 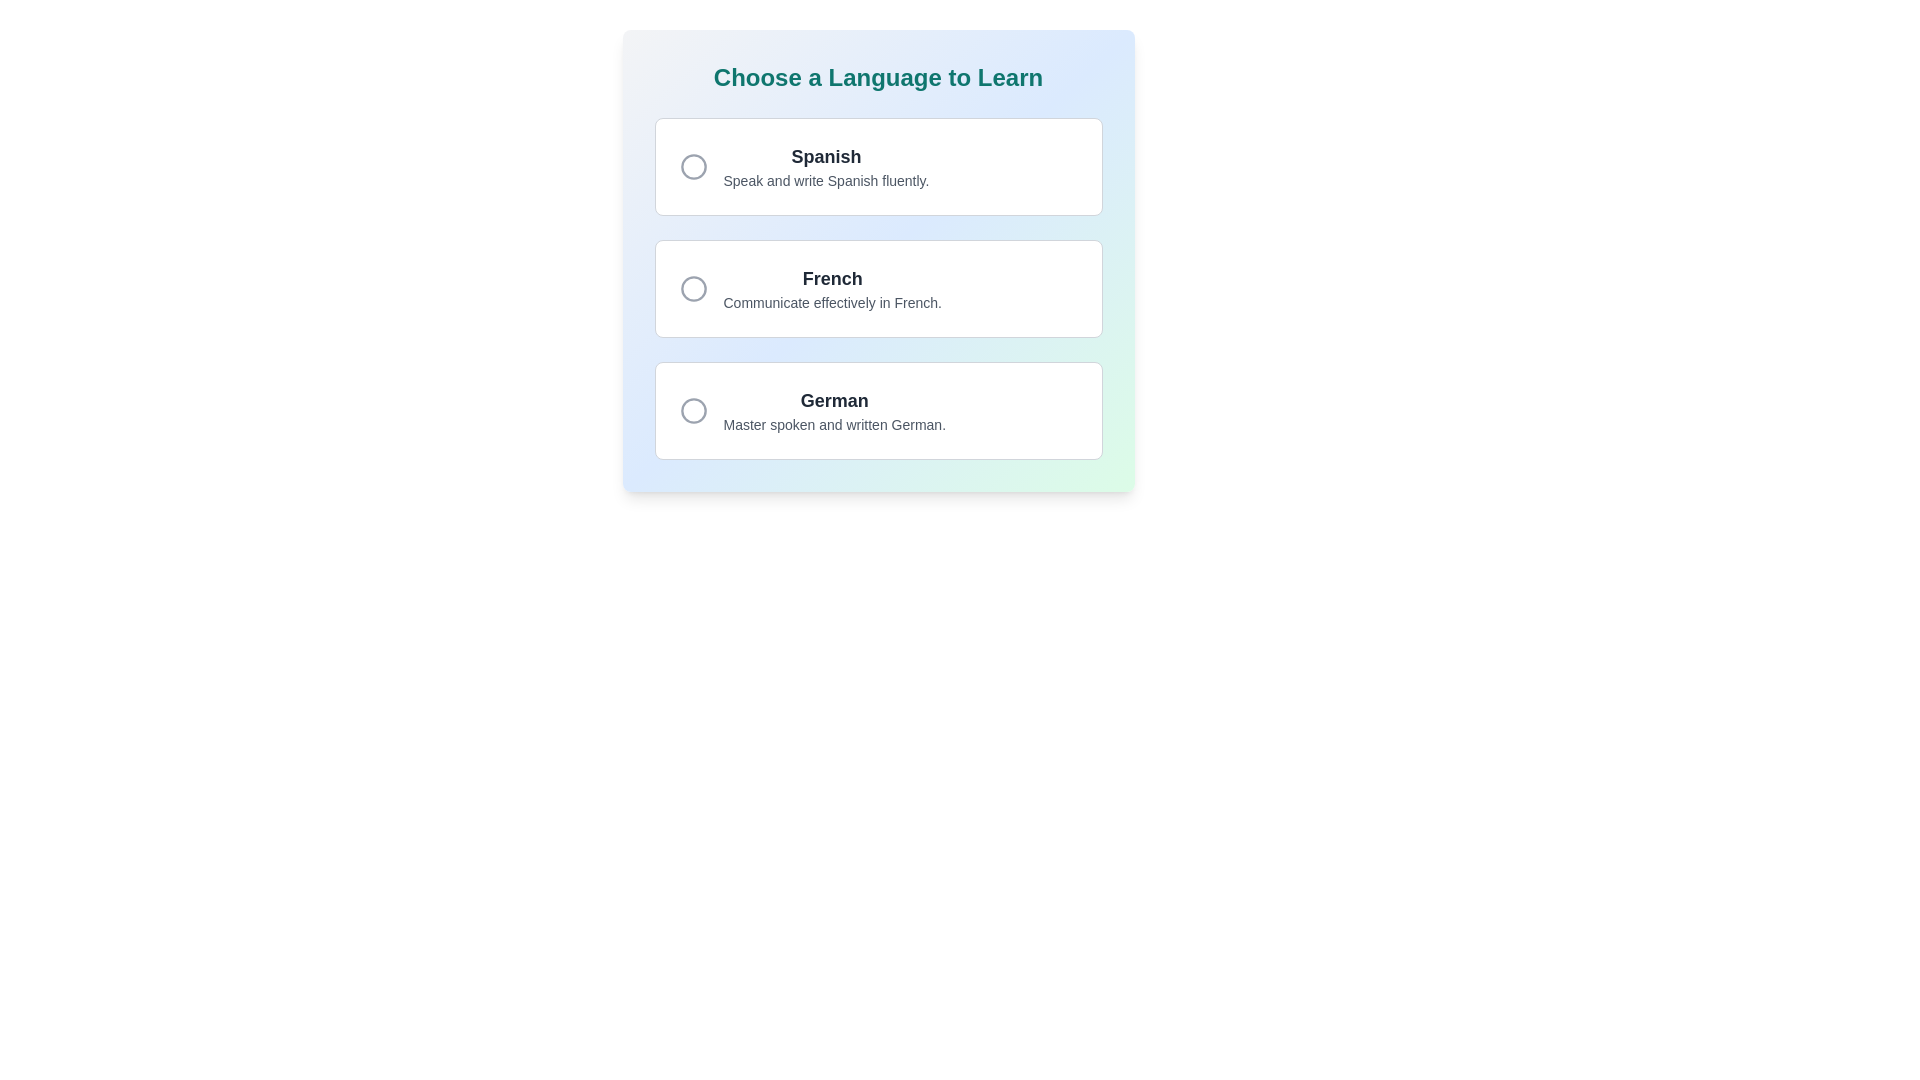 What do you see at coordinates (693, 289) in the screenshot?
I see `the radio button` at bounding box center [693, 289].